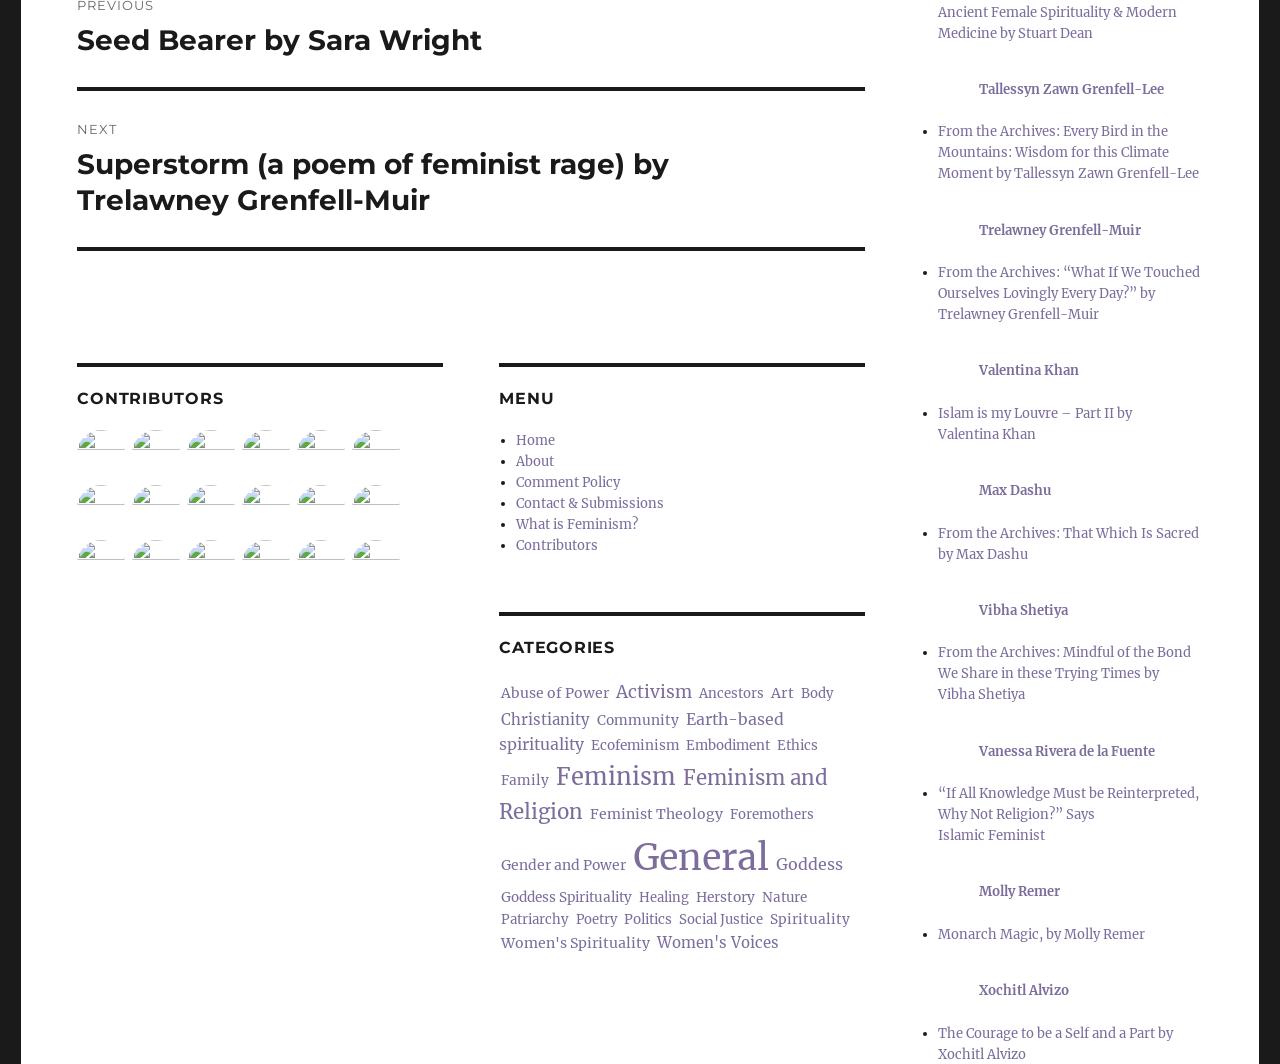 This screenshot has width=1280, height=1064. What do you see at coordinates (1066, 152) in the screenshot?
I see `'From the Archives: Every Bird in the Mountains: Wisdom for this Climate Moment by Tallessyn Zawn Grenfell-Lee'` at bounding box center [1066, 152].